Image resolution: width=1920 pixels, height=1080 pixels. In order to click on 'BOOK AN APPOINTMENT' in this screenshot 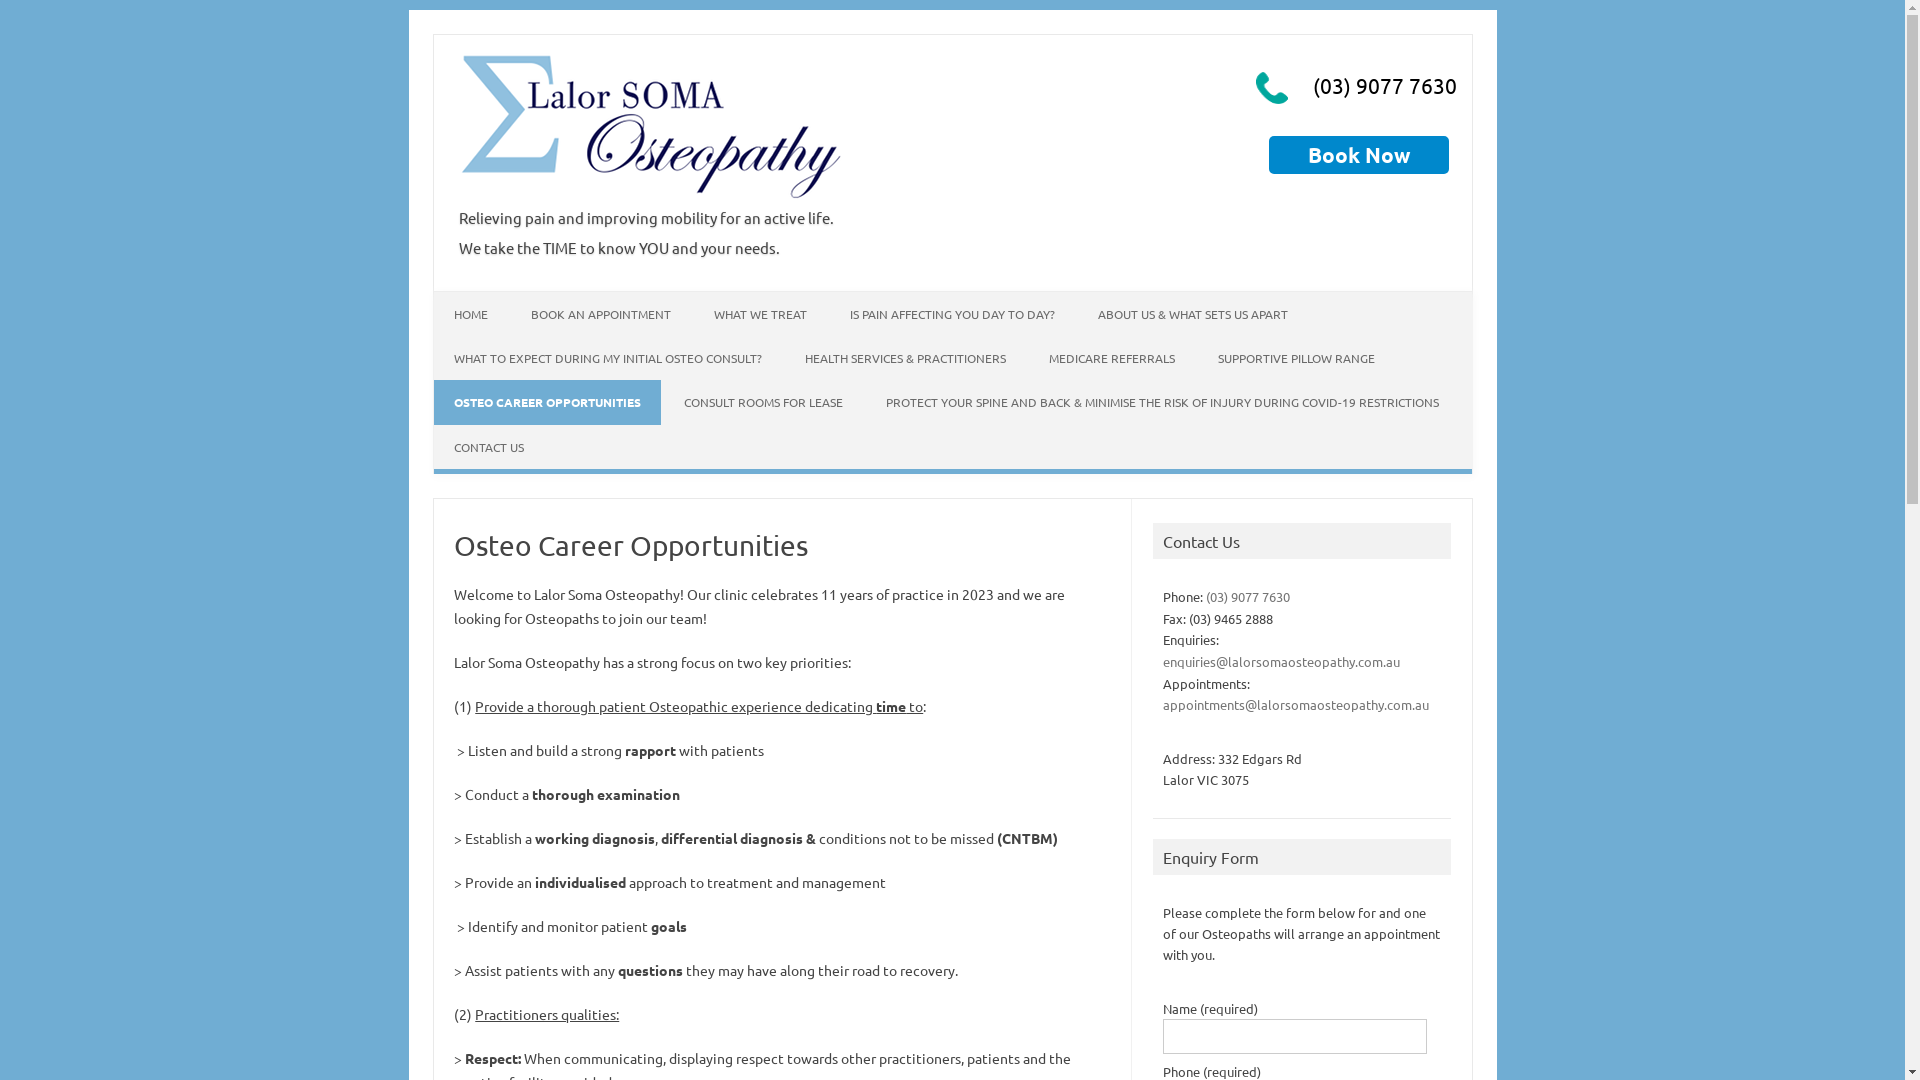, I will do `click(599, 313)`.